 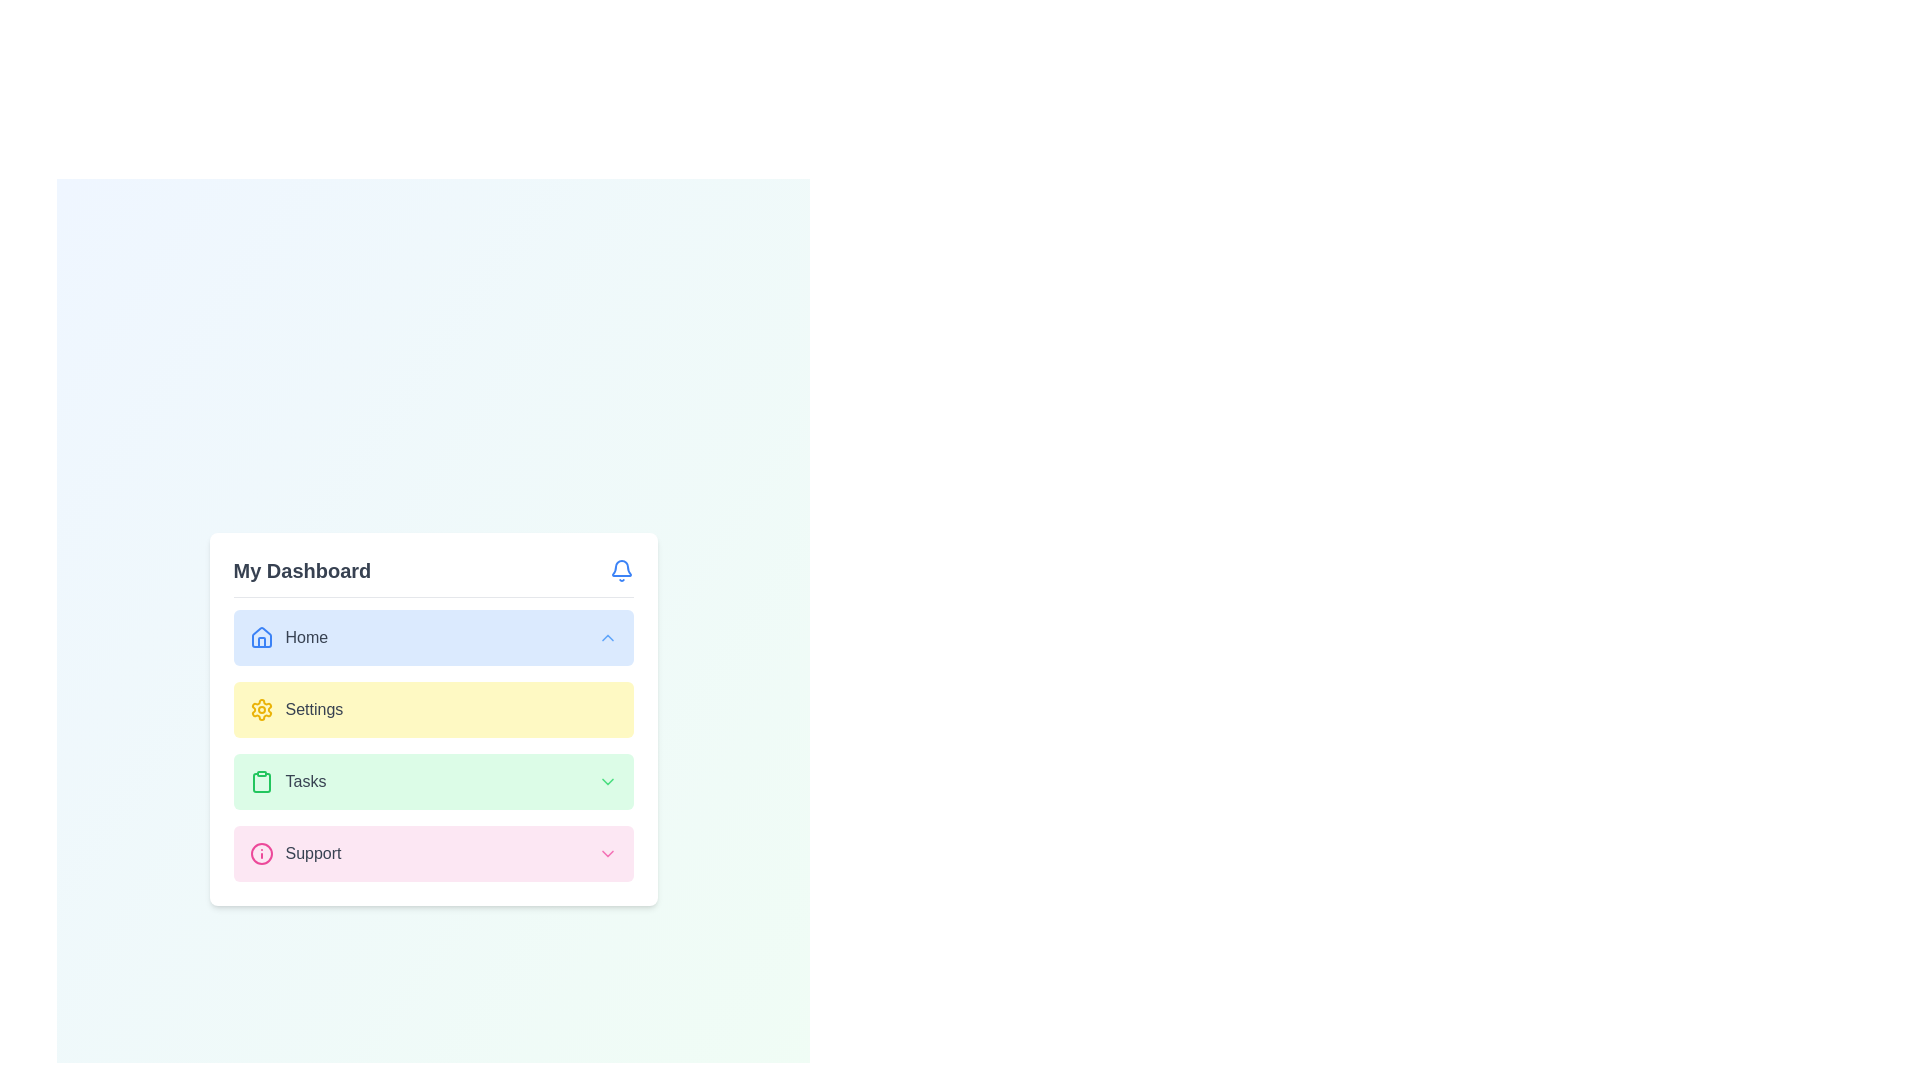 I want to click on the 'Support' text label in the 'My Dashboard' card, which is the last item in a vertically arranged list and has a light pink background, so click(x=312, y=853).